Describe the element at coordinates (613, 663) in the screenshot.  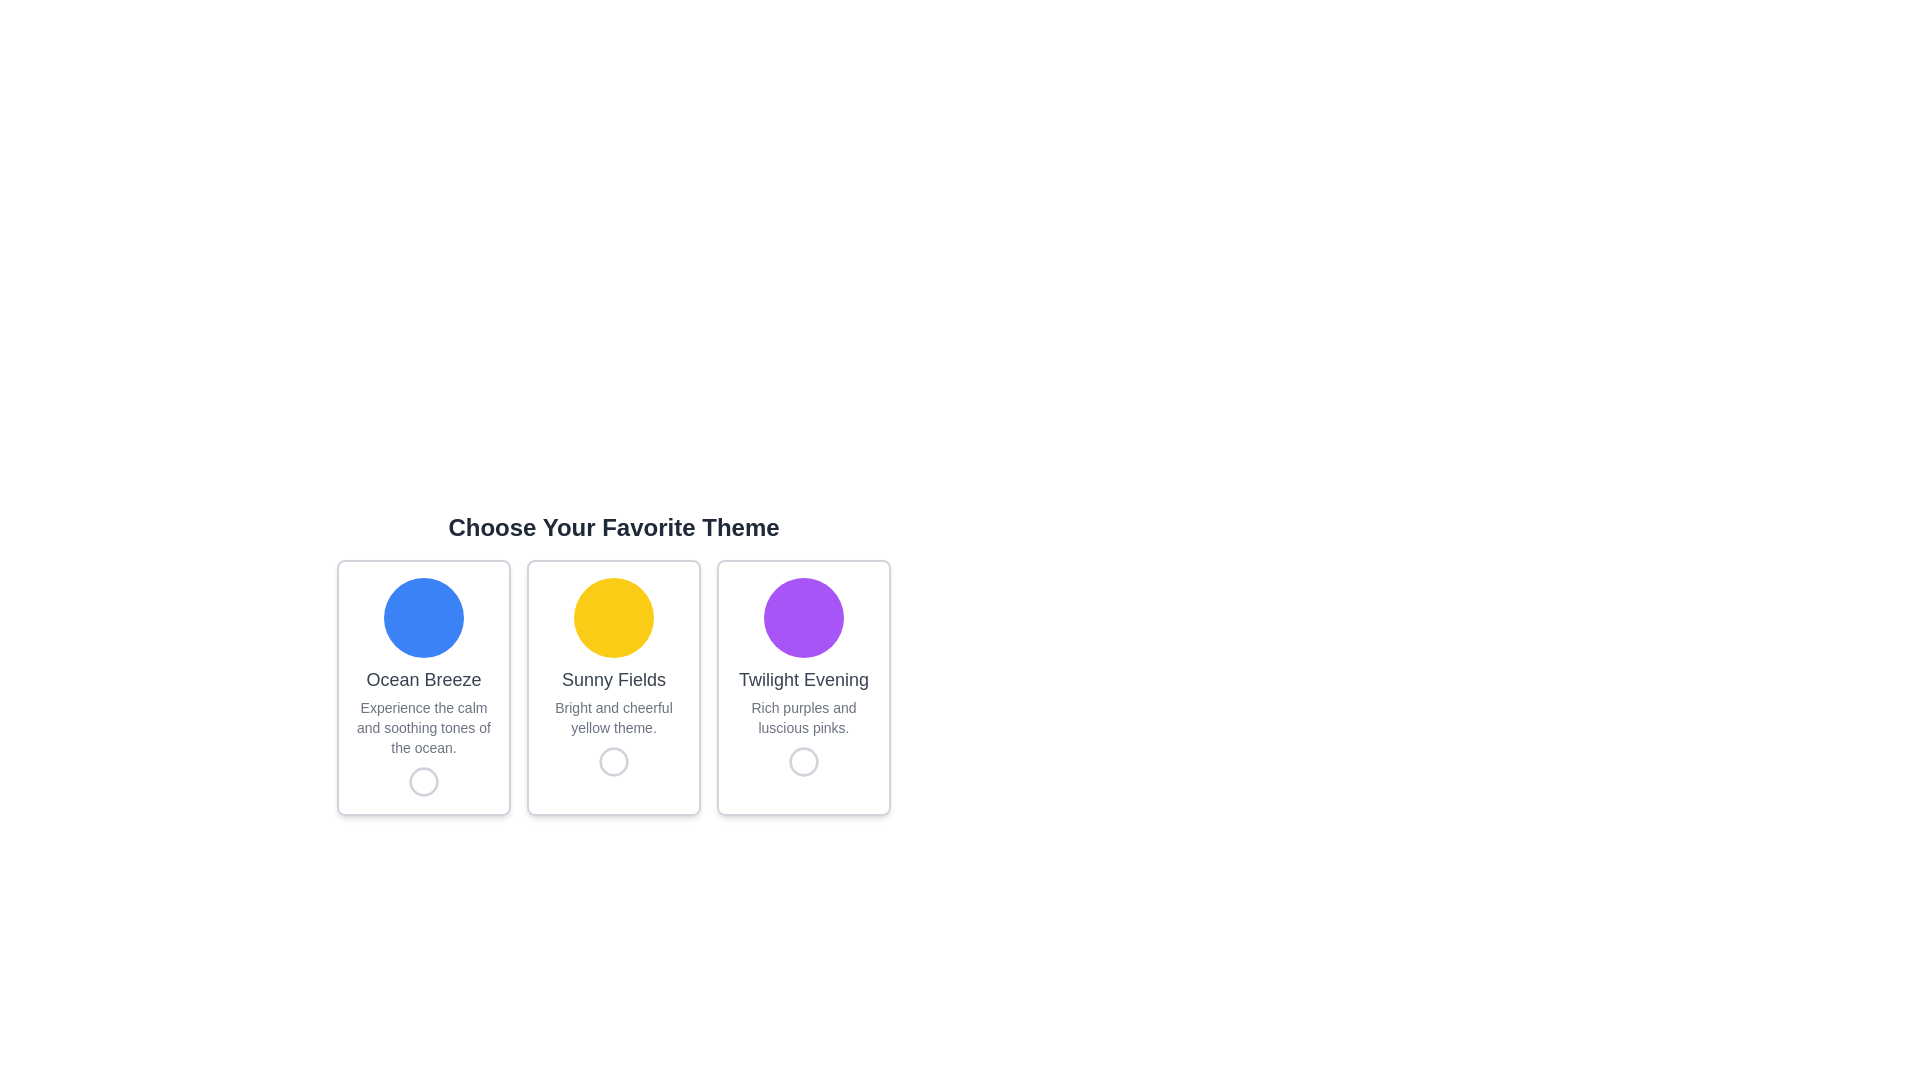
I see `the heading element that serves as the title for the selection interface, guiding the user to choose from available themes` at that location.